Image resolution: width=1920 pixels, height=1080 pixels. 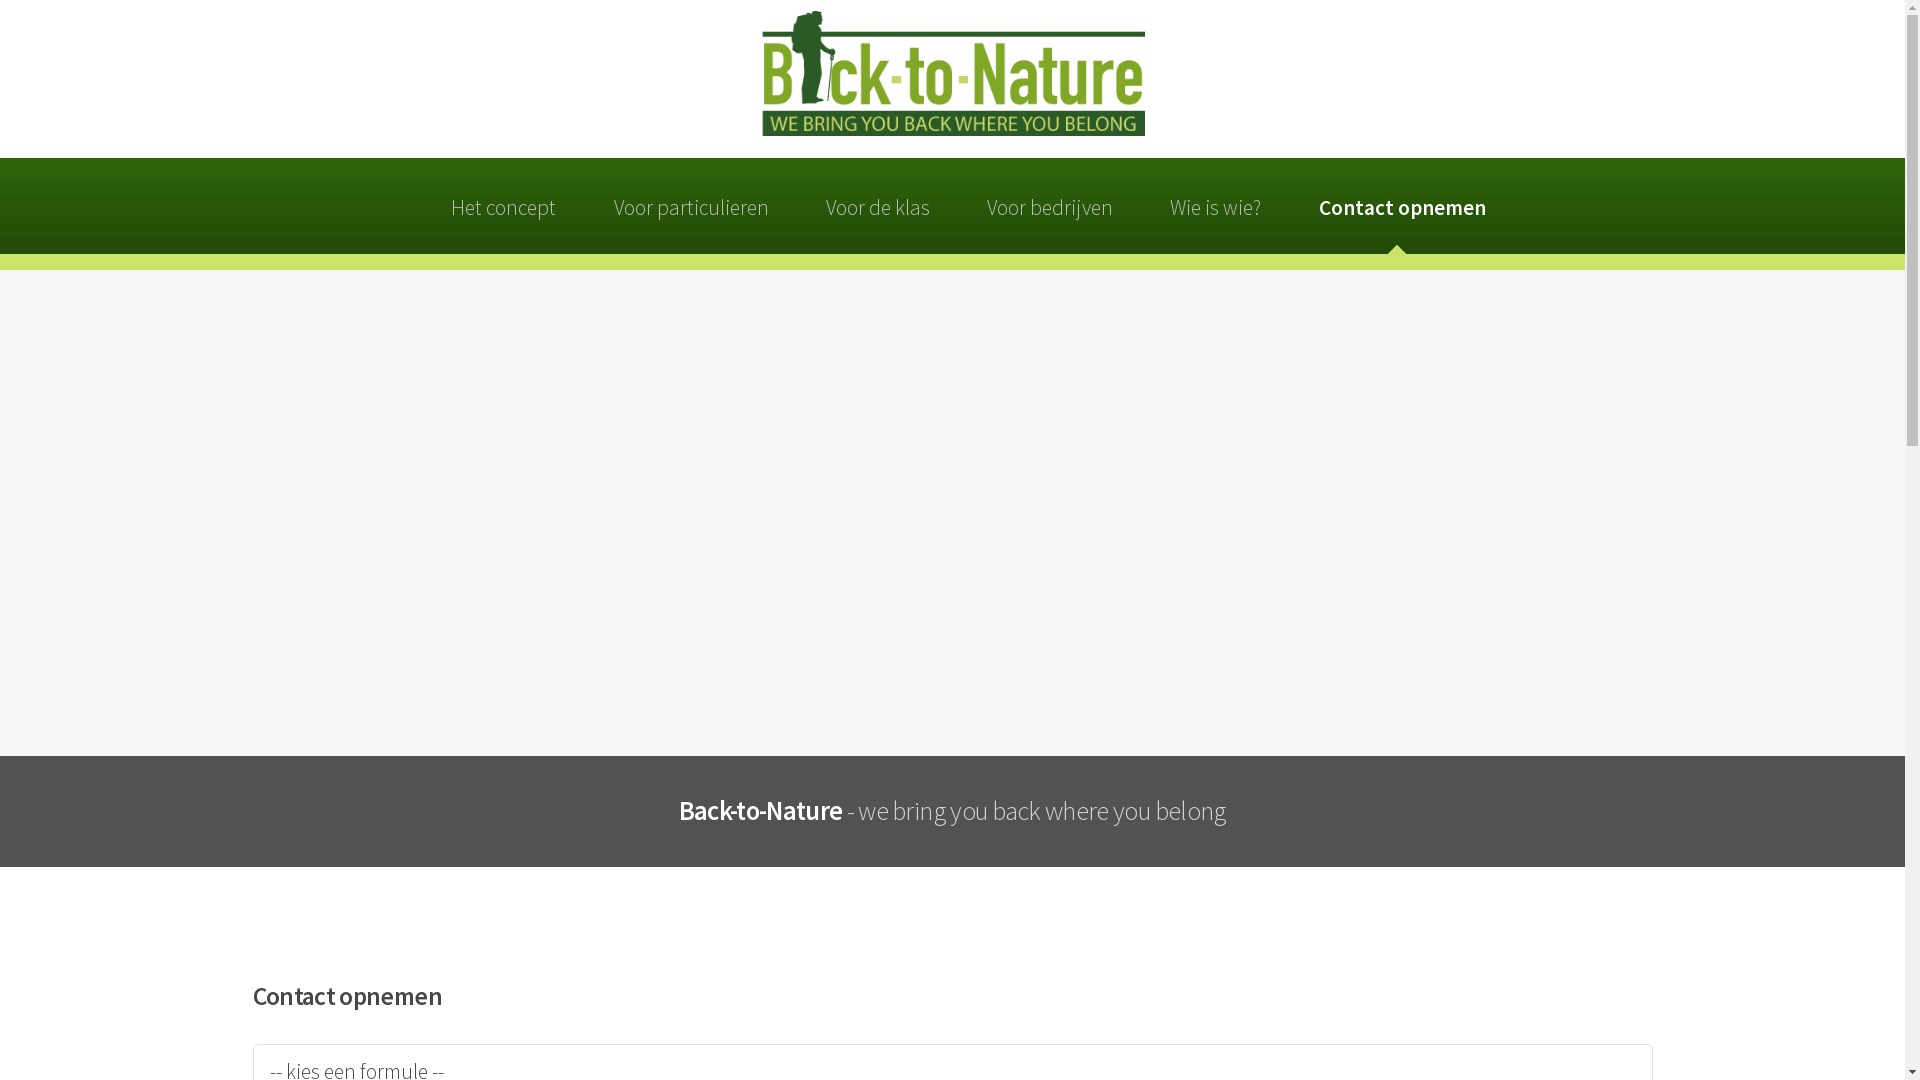 I want to click on 'Voor de klas', so click(x=815, y=205).